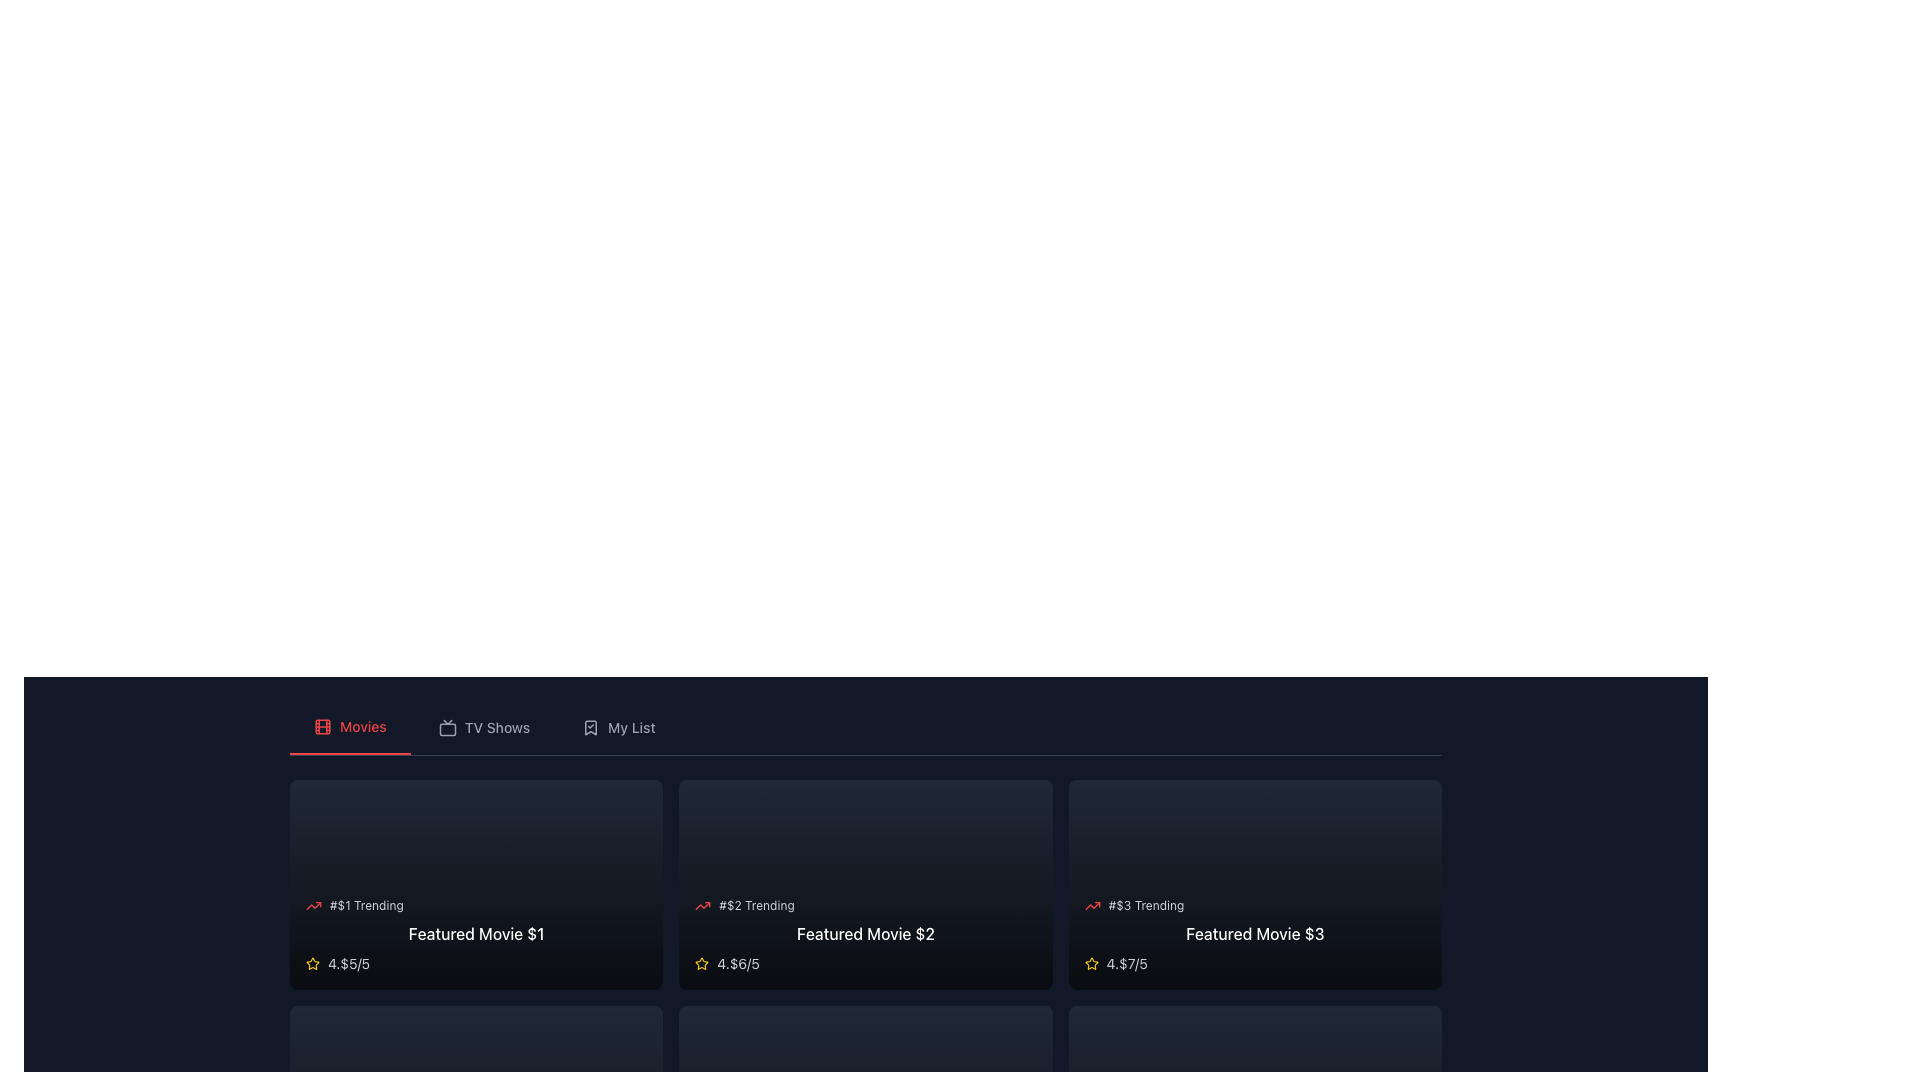 This screenshot has height=1080, width=1920. I want to click on the filled star icon representing the rating system located at the bottom-right corner of the 'Featured Movie $3' card, which is inline with the text '4.7/5', so click(702, 962).